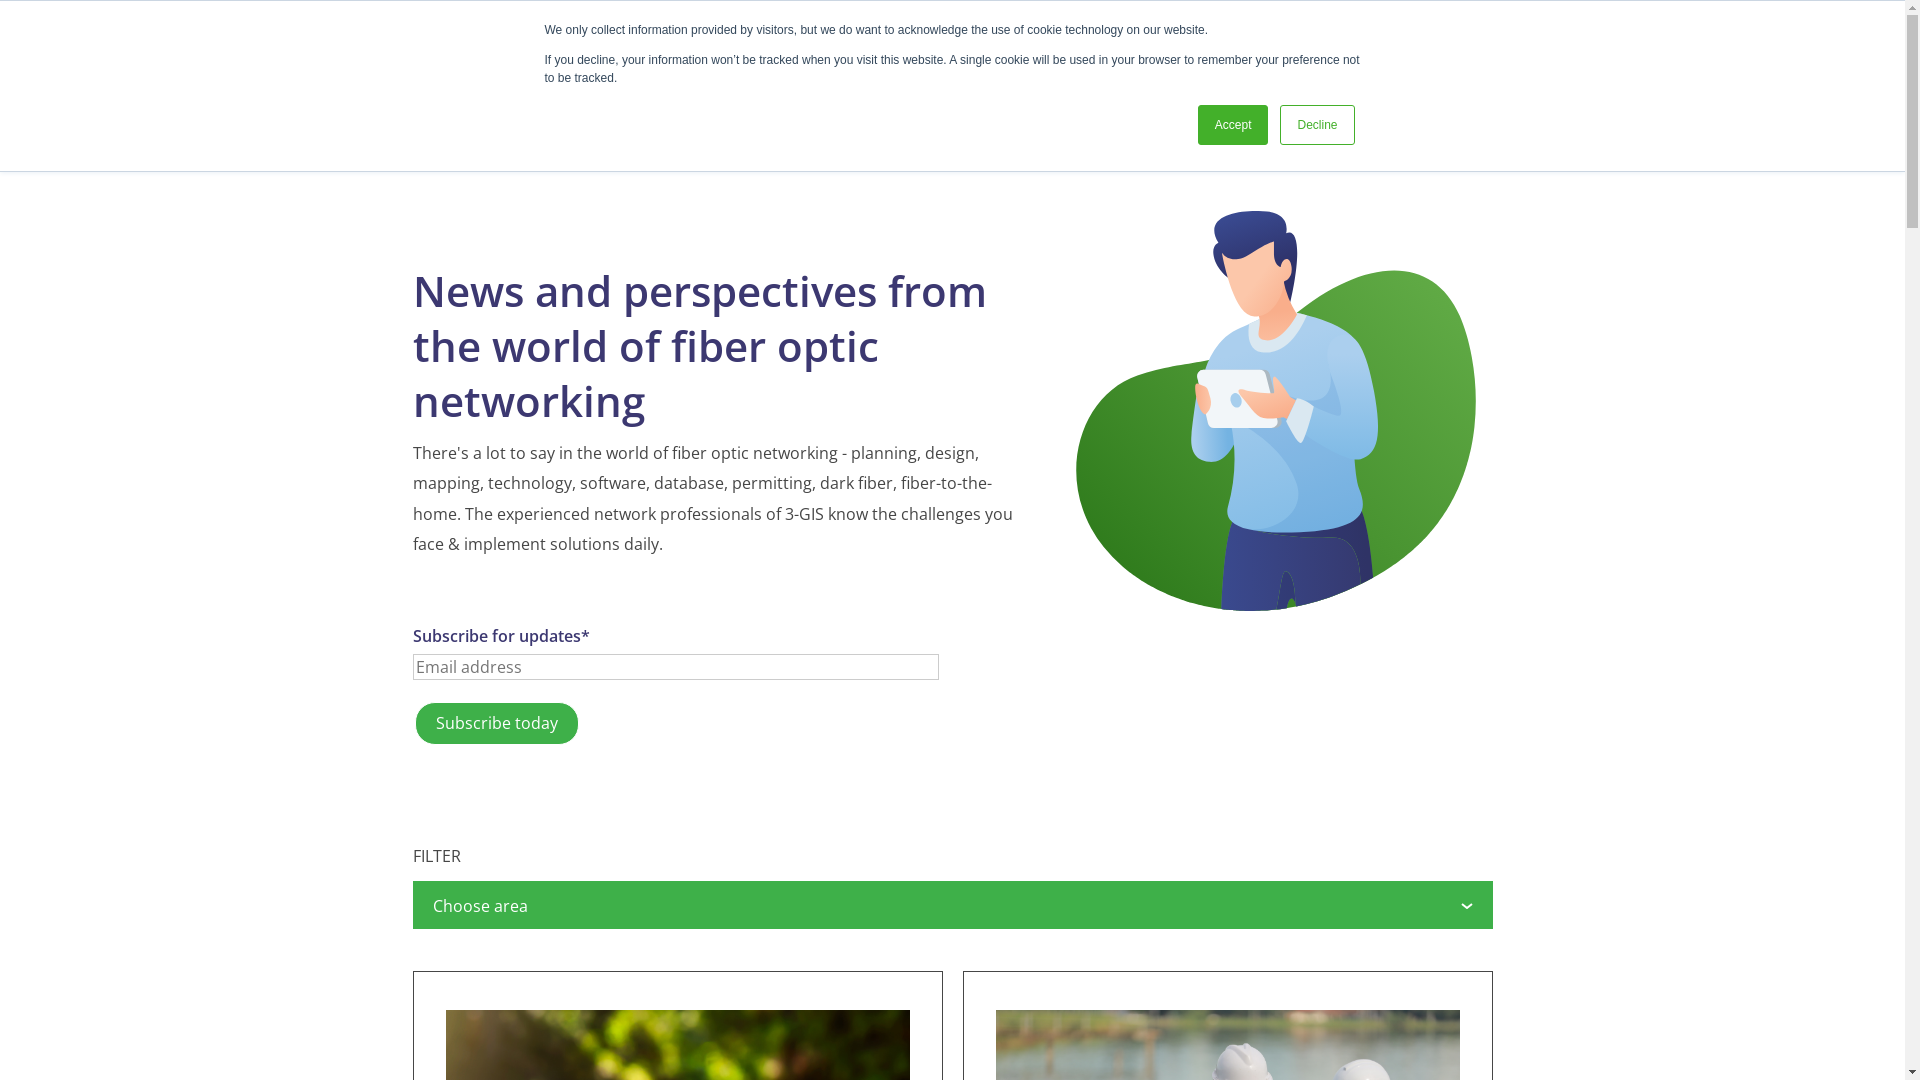 The width and height of the screenshot is (1920, 1080). What do you see at coordinates (1232, 124) in the screenshot?
I see `'Accept'` at bounding box center [1232, 124].